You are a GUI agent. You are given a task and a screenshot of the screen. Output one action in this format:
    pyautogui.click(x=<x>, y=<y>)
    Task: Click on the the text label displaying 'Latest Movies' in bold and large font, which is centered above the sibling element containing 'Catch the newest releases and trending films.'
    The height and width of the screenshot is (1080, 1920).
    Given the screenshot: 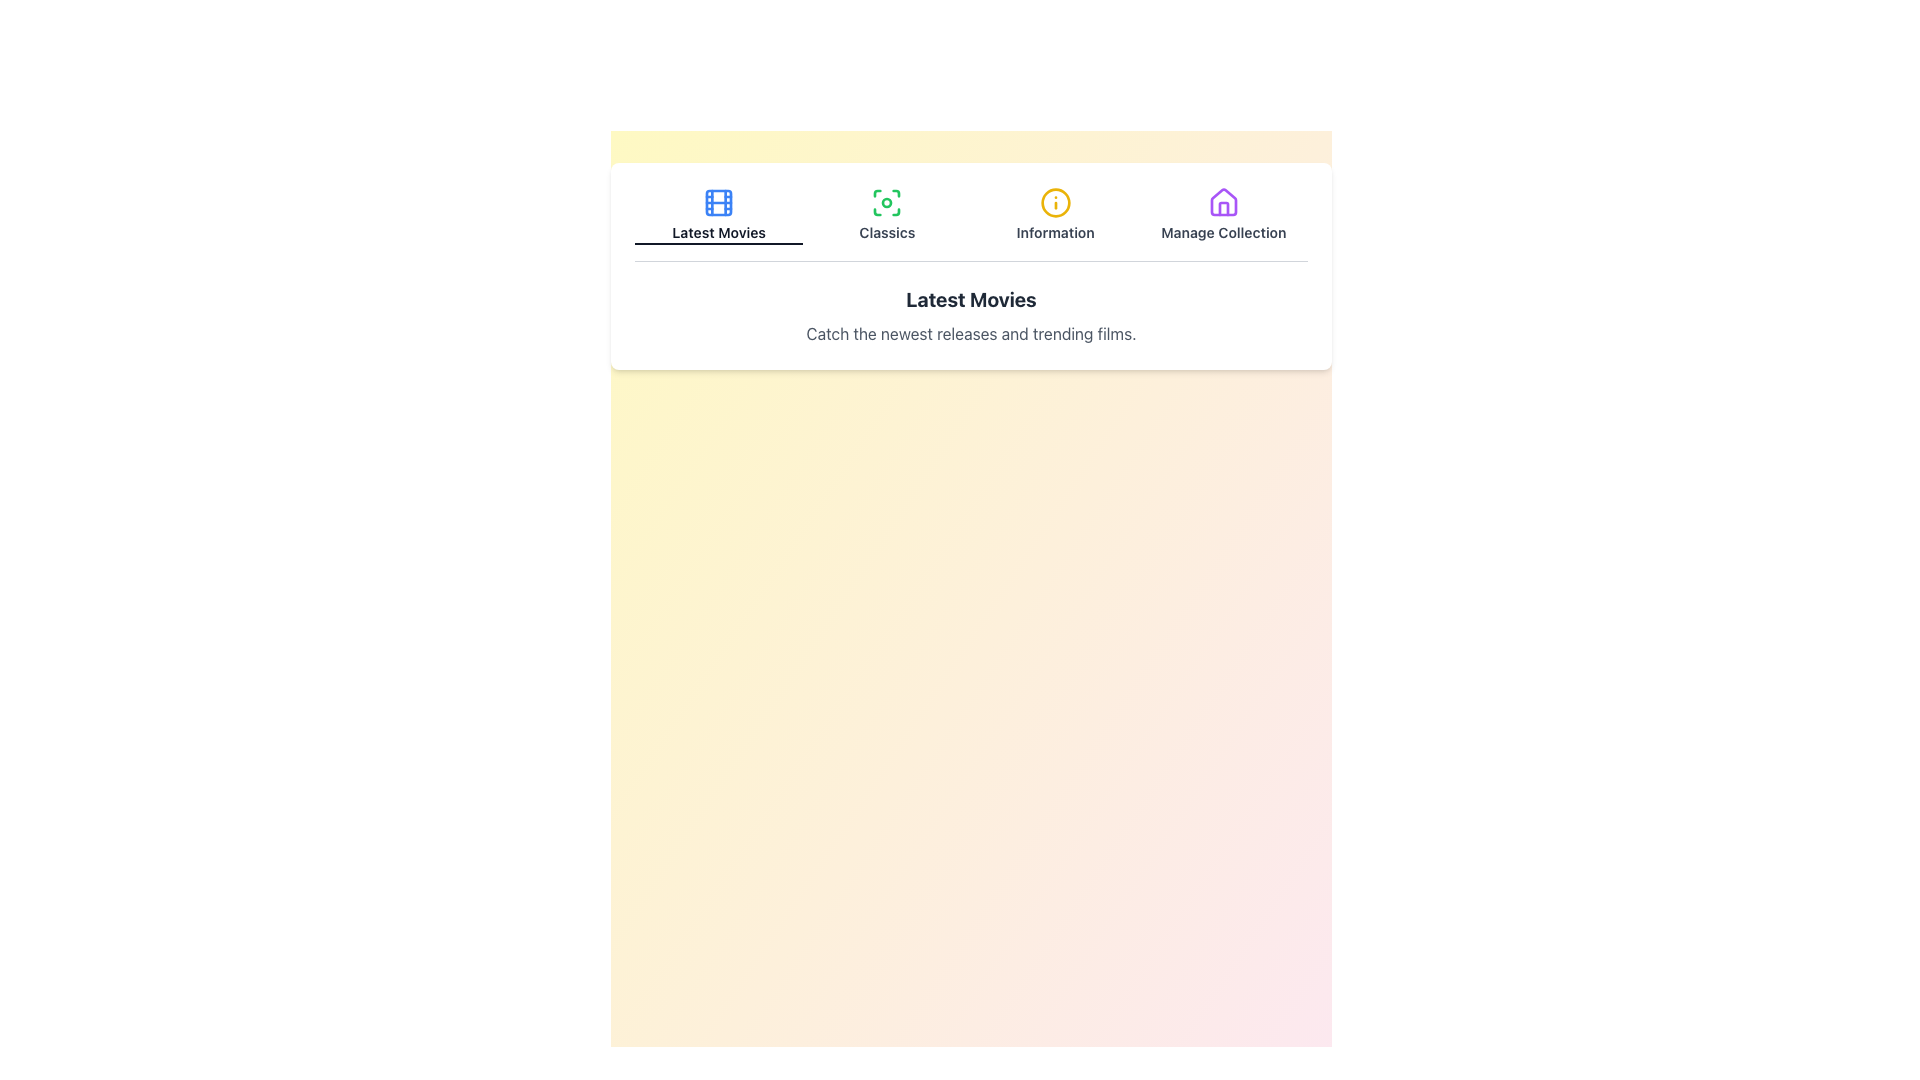 What is the action you would take?
    pyautogui.click(x=971, y=300)
    